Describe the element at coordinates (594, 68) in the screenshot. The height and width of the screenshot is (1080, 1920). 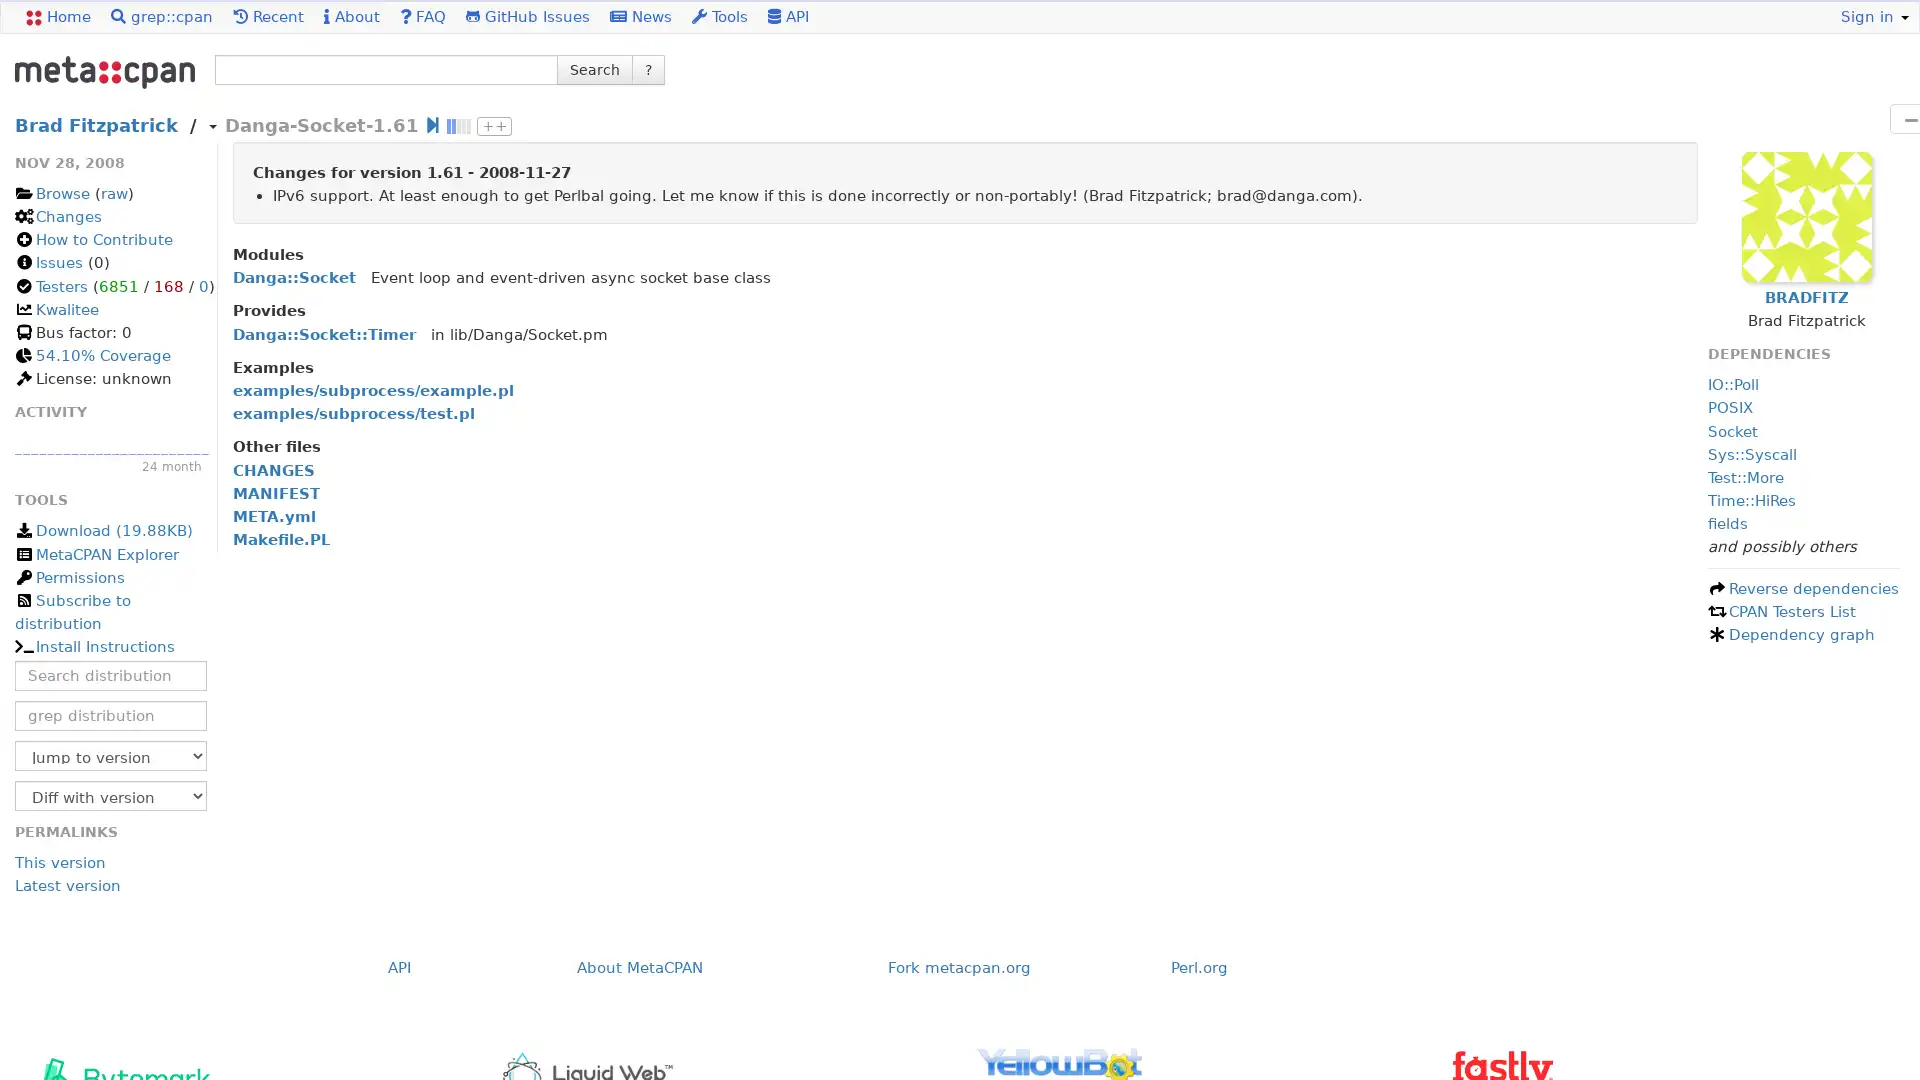
I see `Search` at that location.